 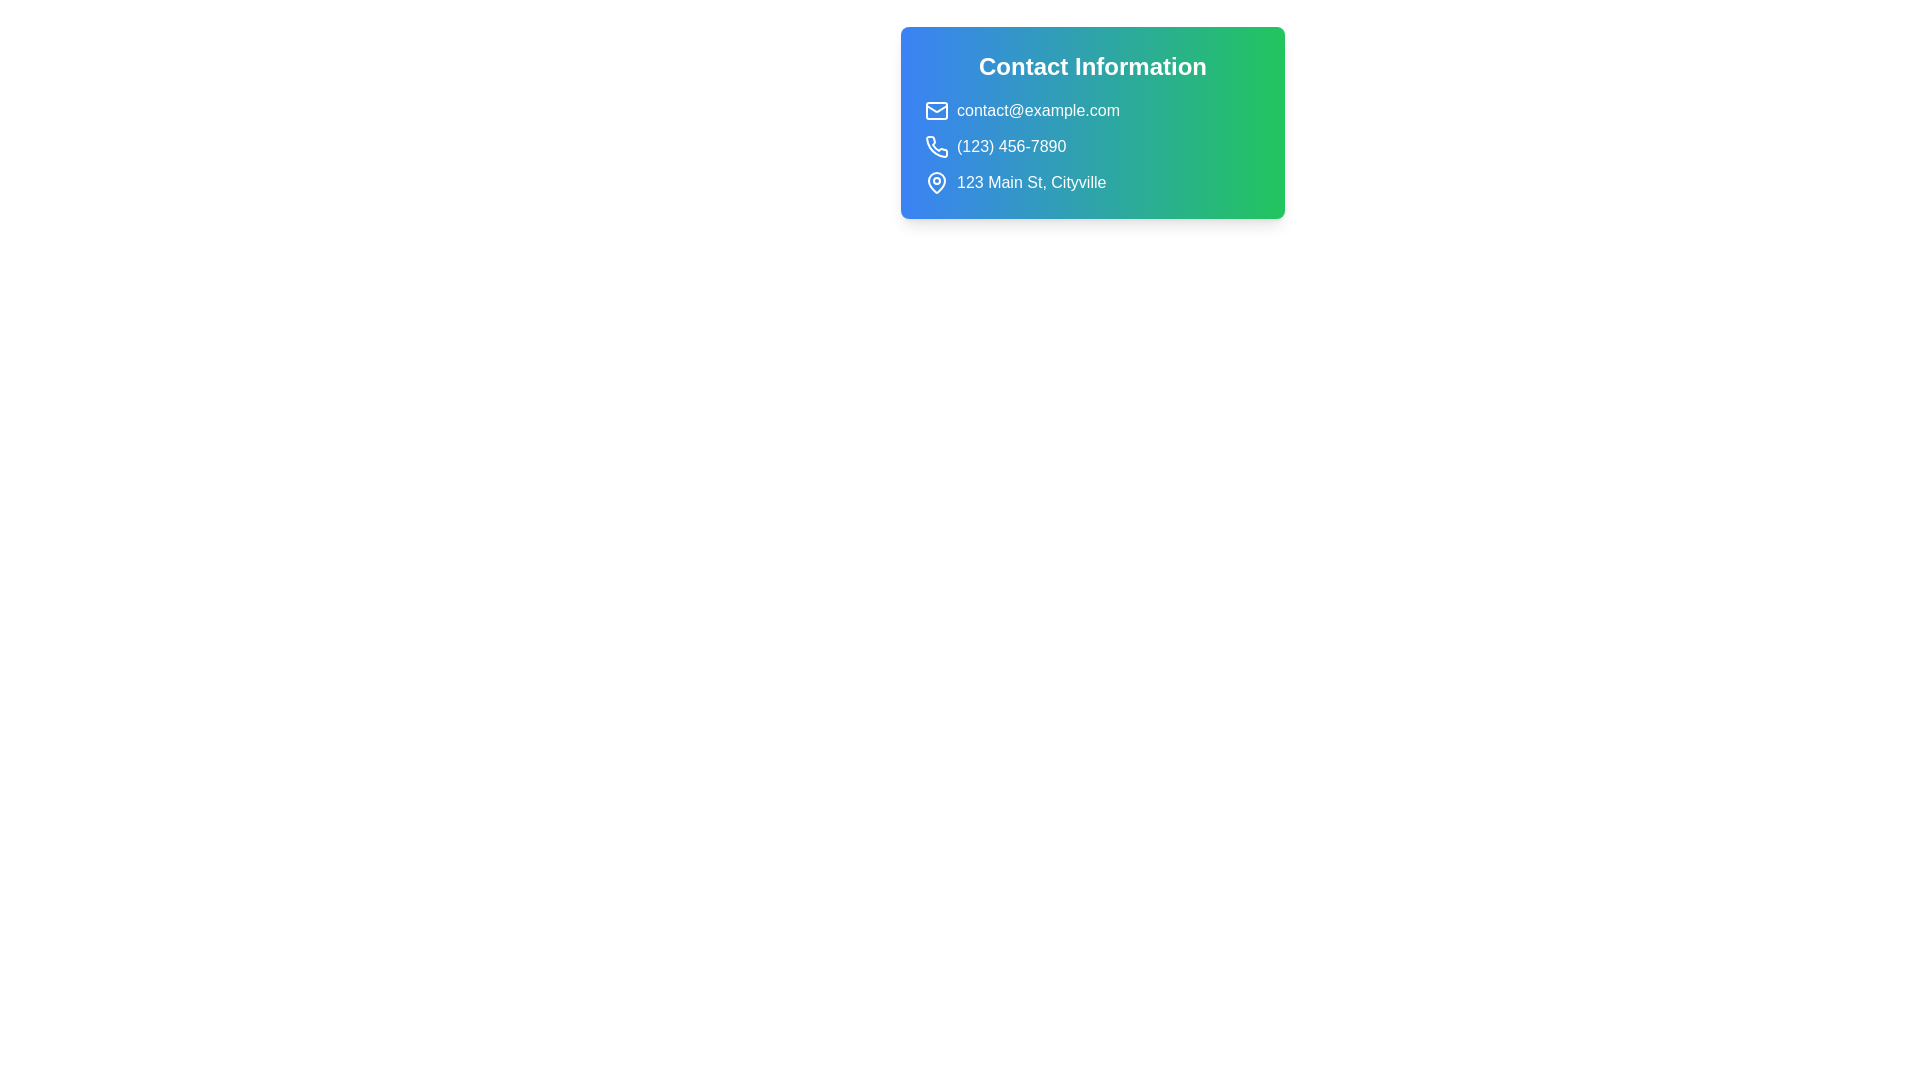 What do you see at coordinates (935, 111) in the screenshot?
I see `the mail envelope icon that is located to the left of the email address 'contact@example.com'` at bounding box center [935, 111].